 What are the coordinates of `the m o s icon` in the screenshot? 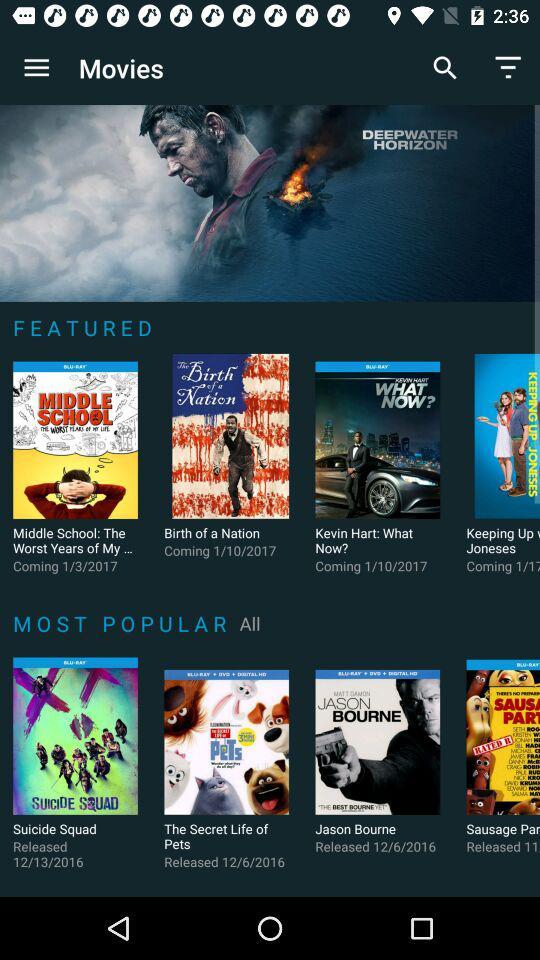 It's located at (123, 622).